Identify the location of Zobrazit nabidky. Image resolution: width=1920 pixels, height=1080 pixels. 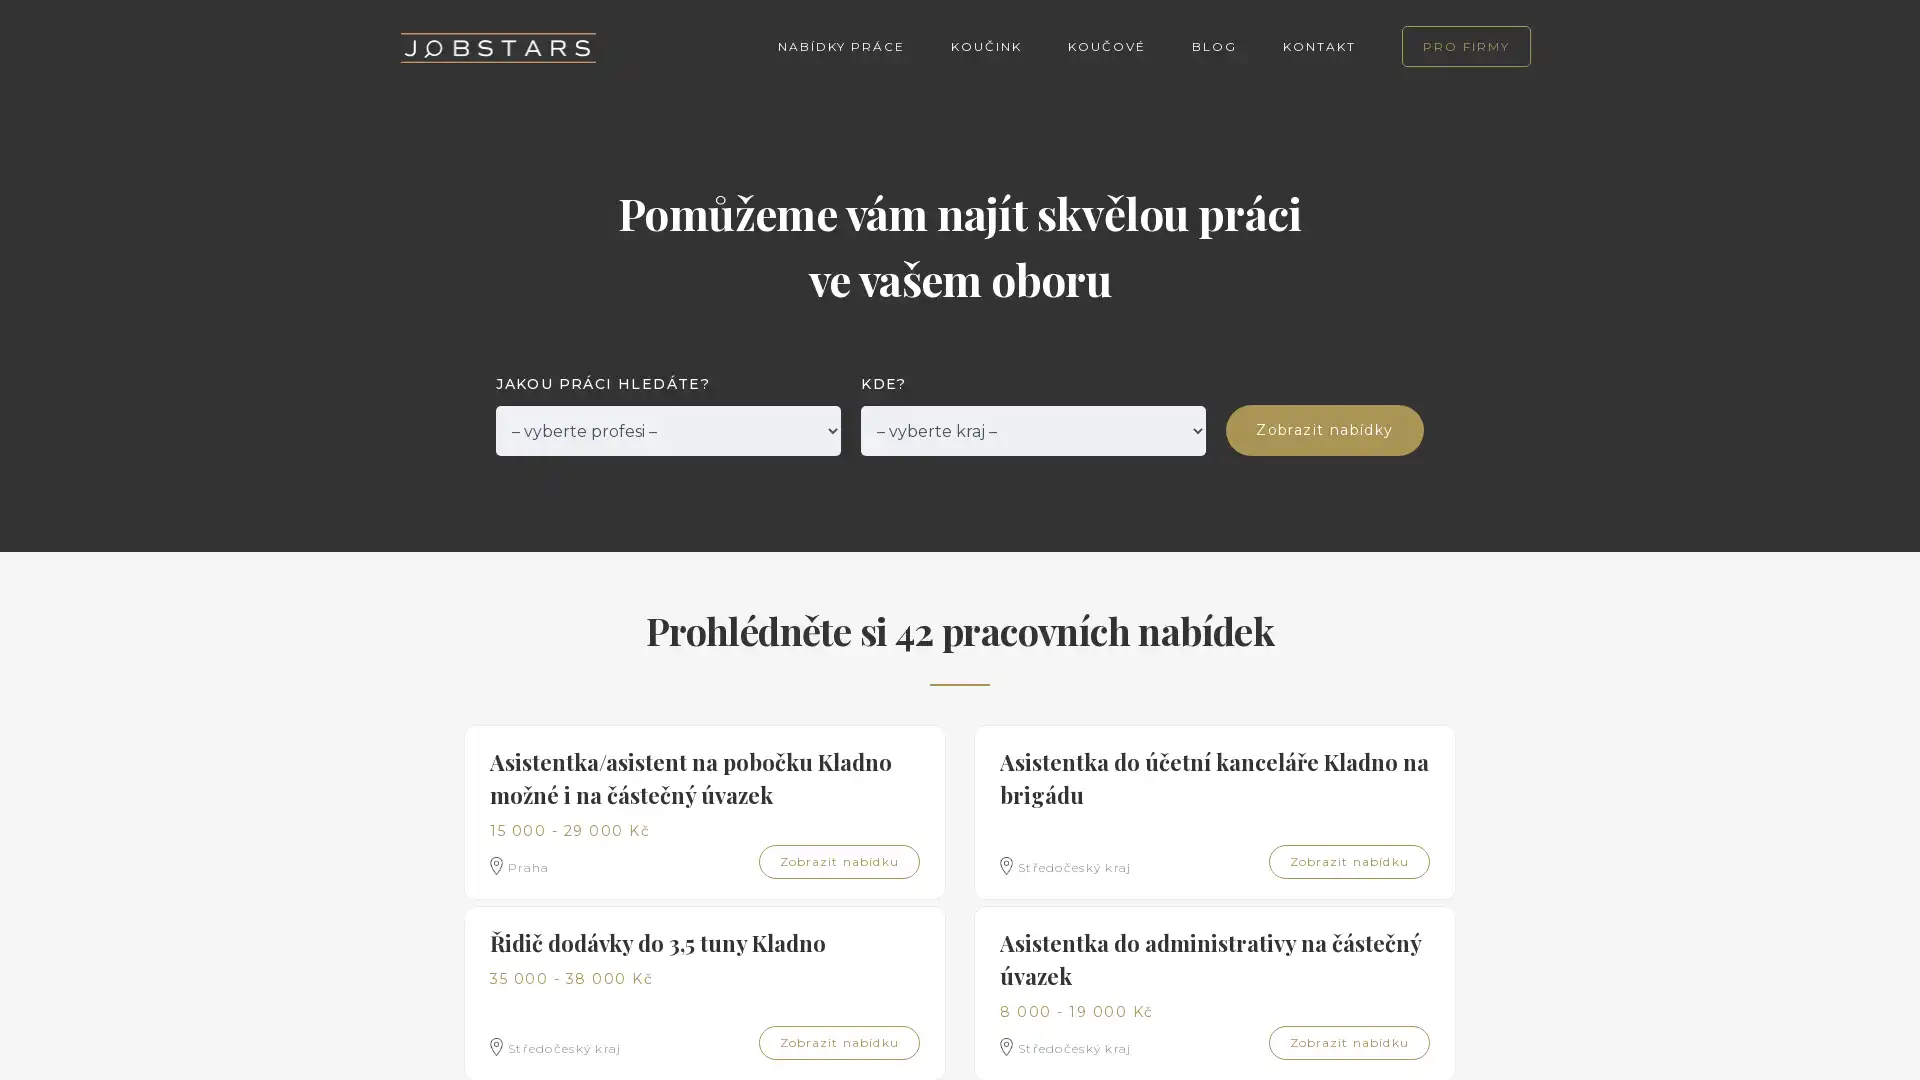
(1324, 429).